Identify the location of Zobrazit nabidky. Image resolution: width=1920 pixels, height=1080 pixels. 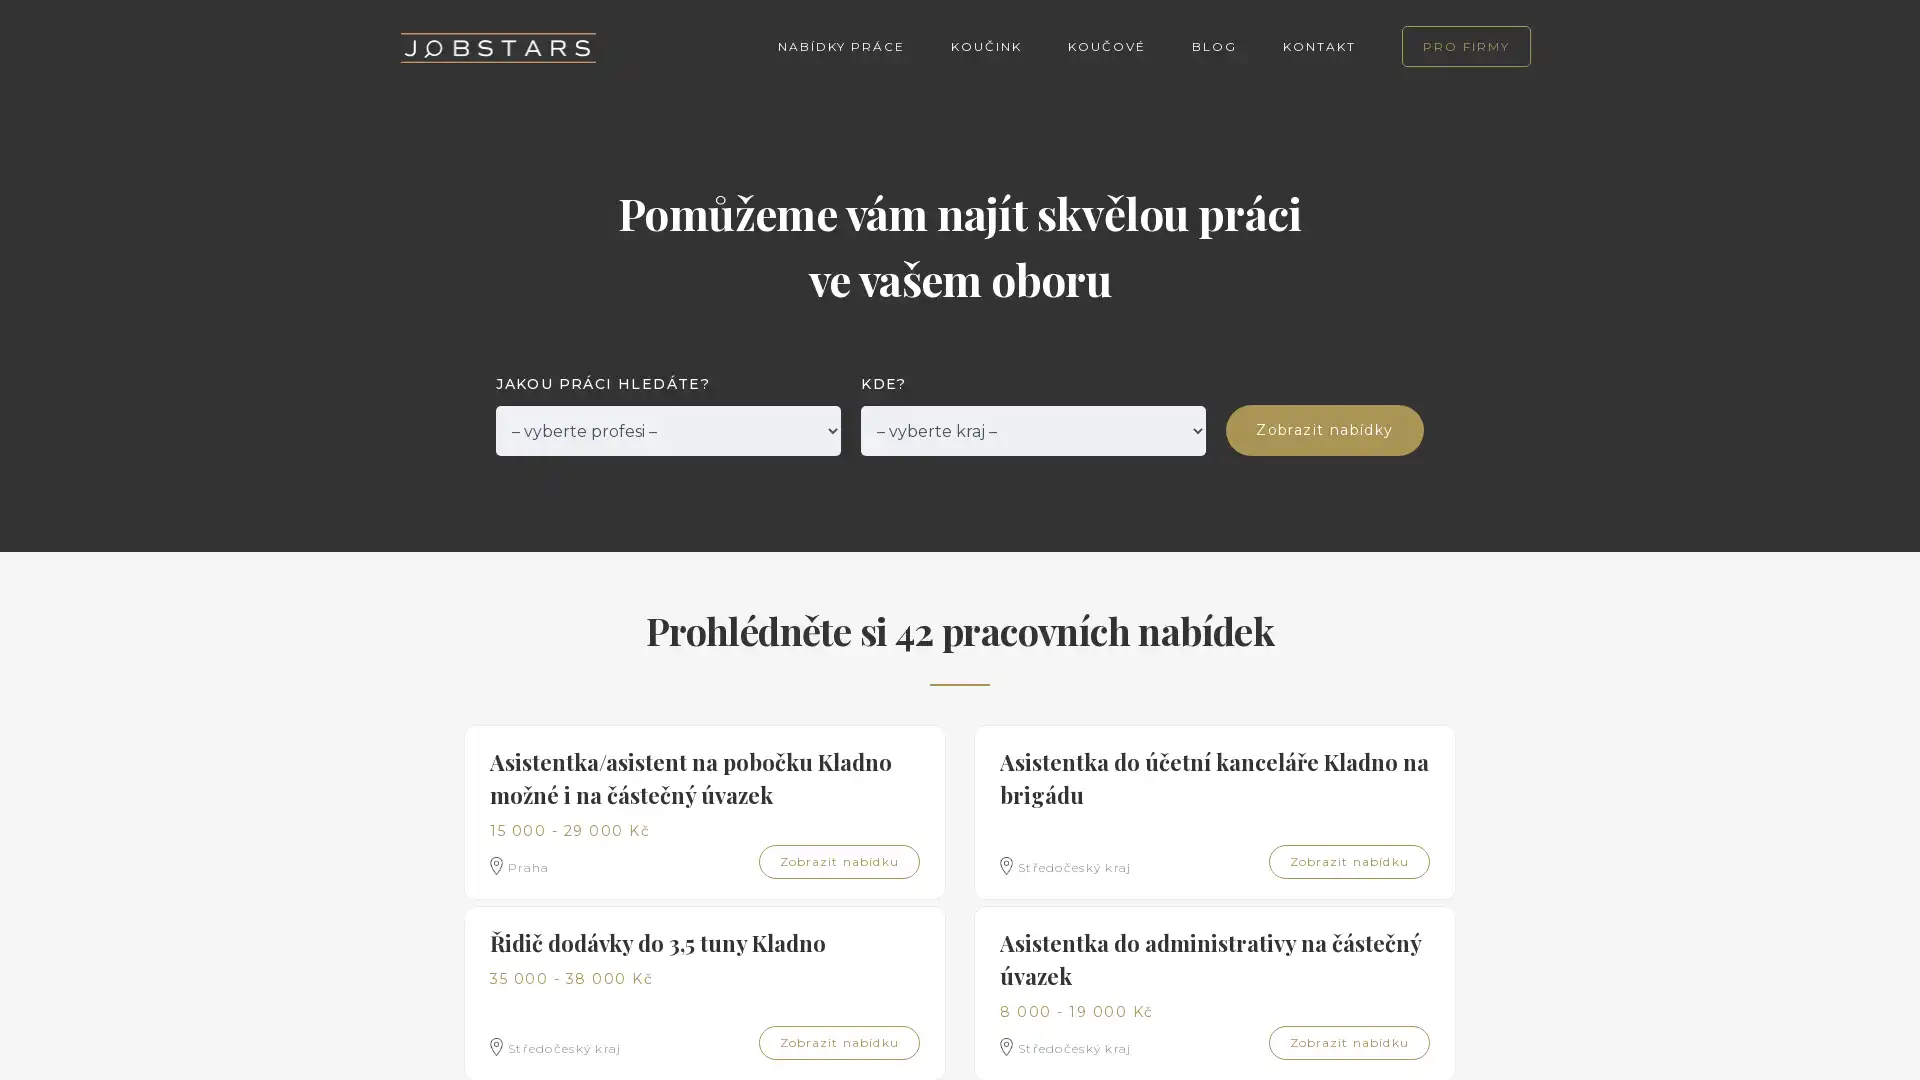
(1324, 429).